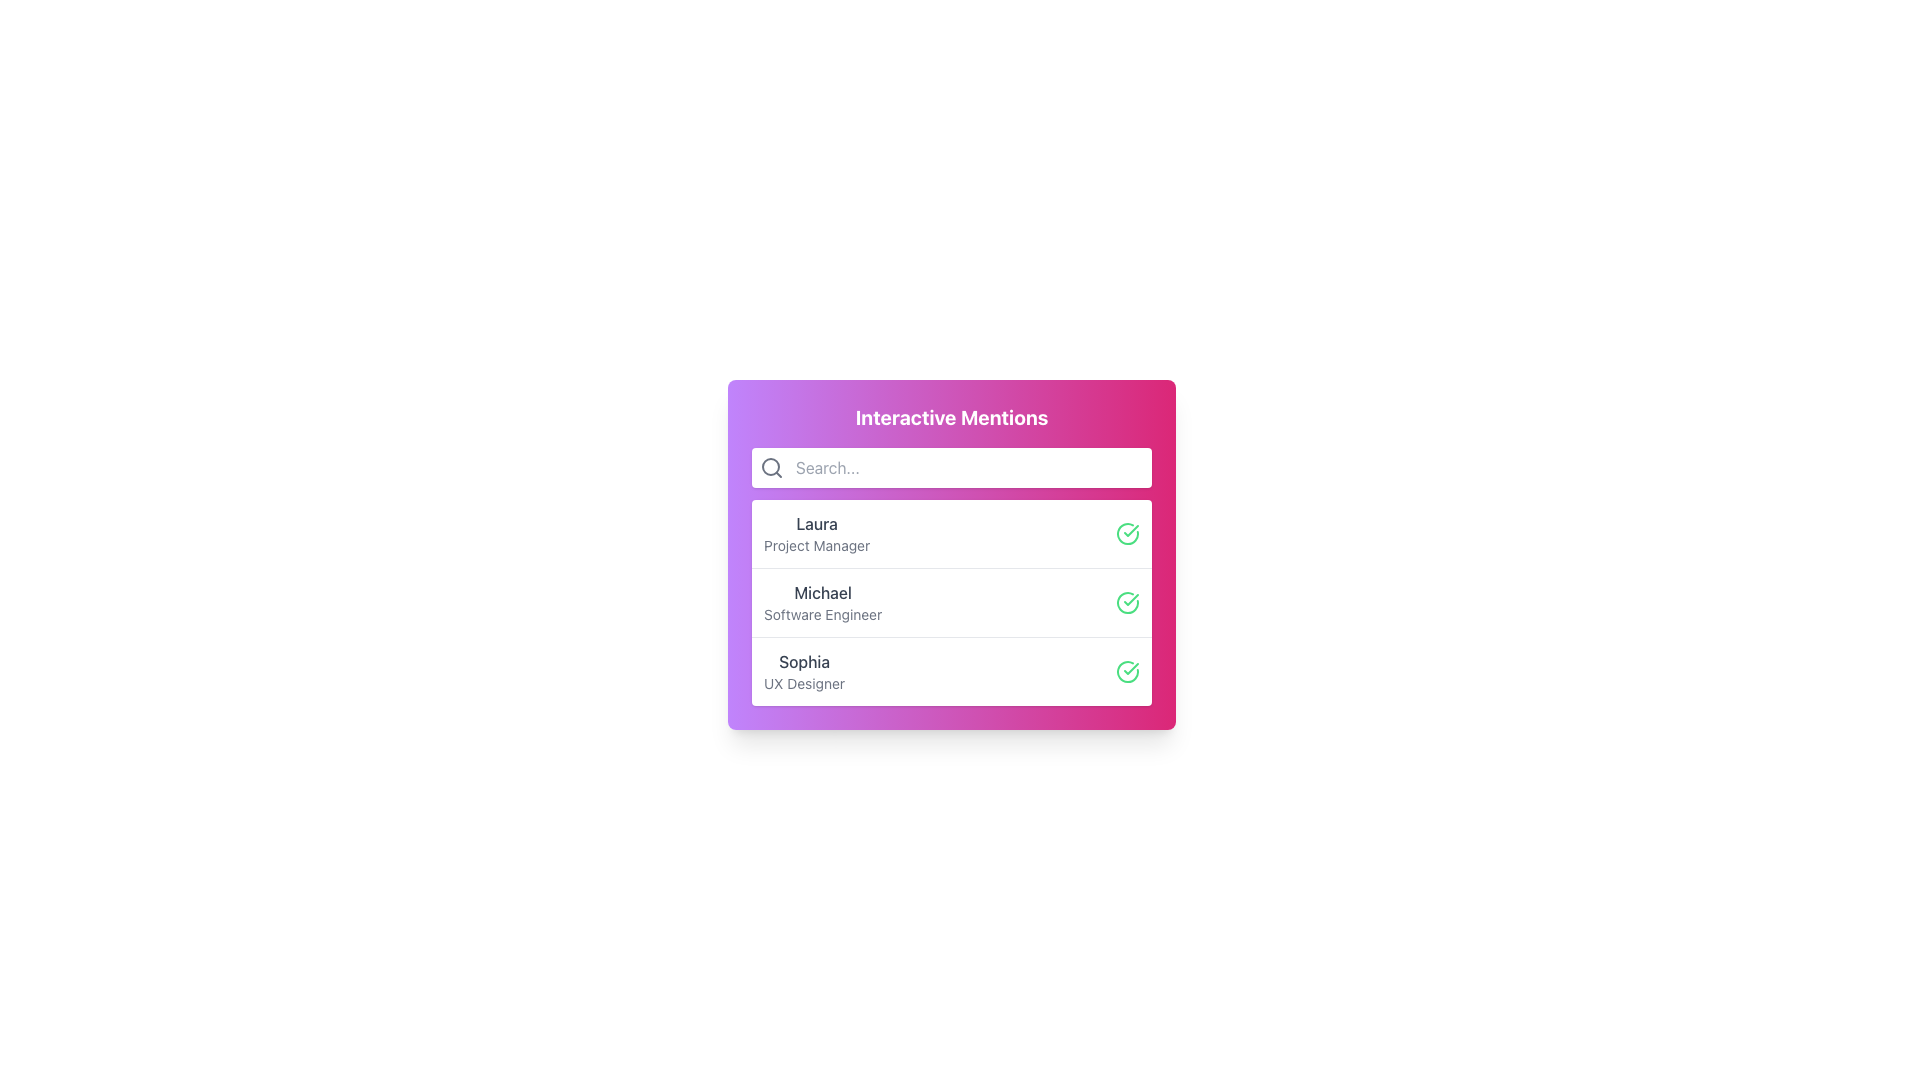  I want to click on the circular confirmation icon with a green outline and checkmark located to the far right of the entry for 'Michael' in the list, which signifies selection confirmation, so click(1128, 601).